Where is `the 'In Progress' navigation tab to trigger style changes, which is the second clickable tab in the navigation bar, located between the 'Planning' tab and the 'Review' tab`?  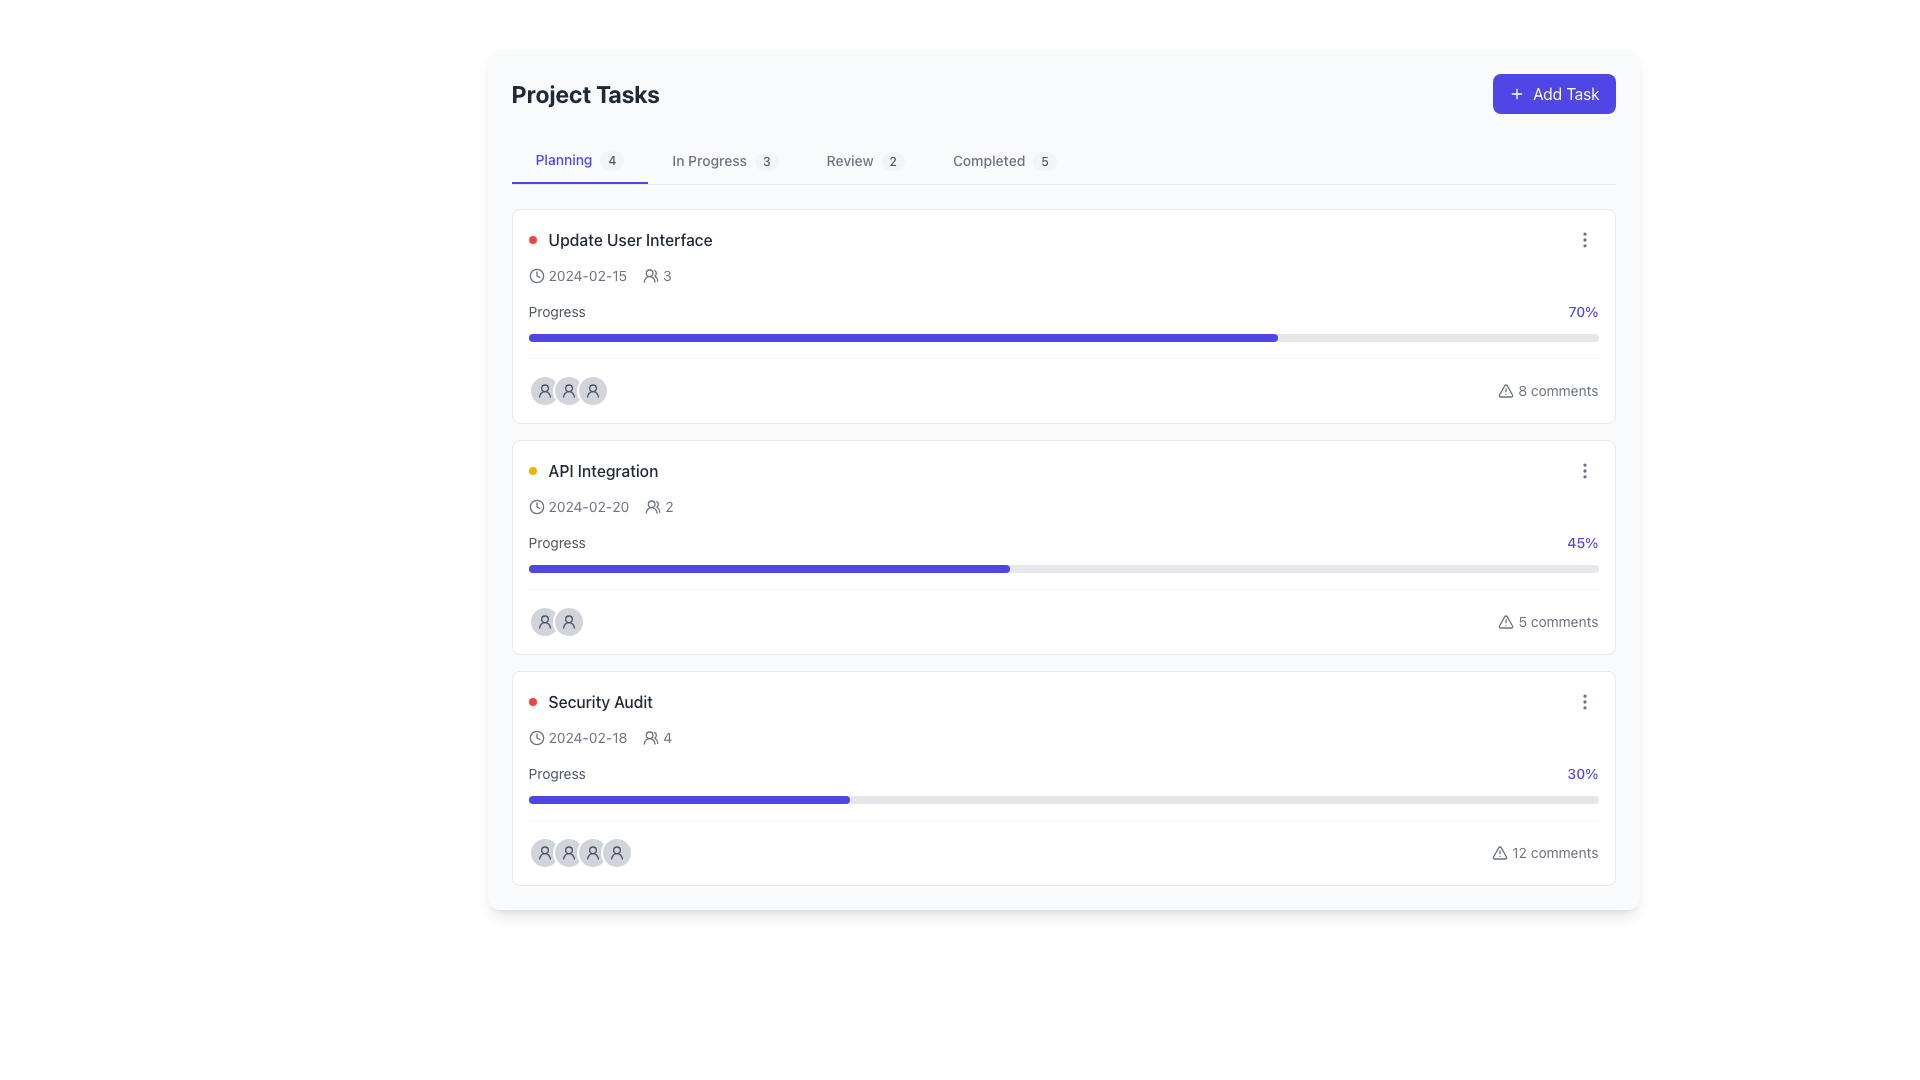 the 'In Progress' navigation tab to trigger style changes, which is the second clickable tab in the navigation bar, located between the 'Planning' tab and the 'Review' tab is located at coordinates (724, 160).